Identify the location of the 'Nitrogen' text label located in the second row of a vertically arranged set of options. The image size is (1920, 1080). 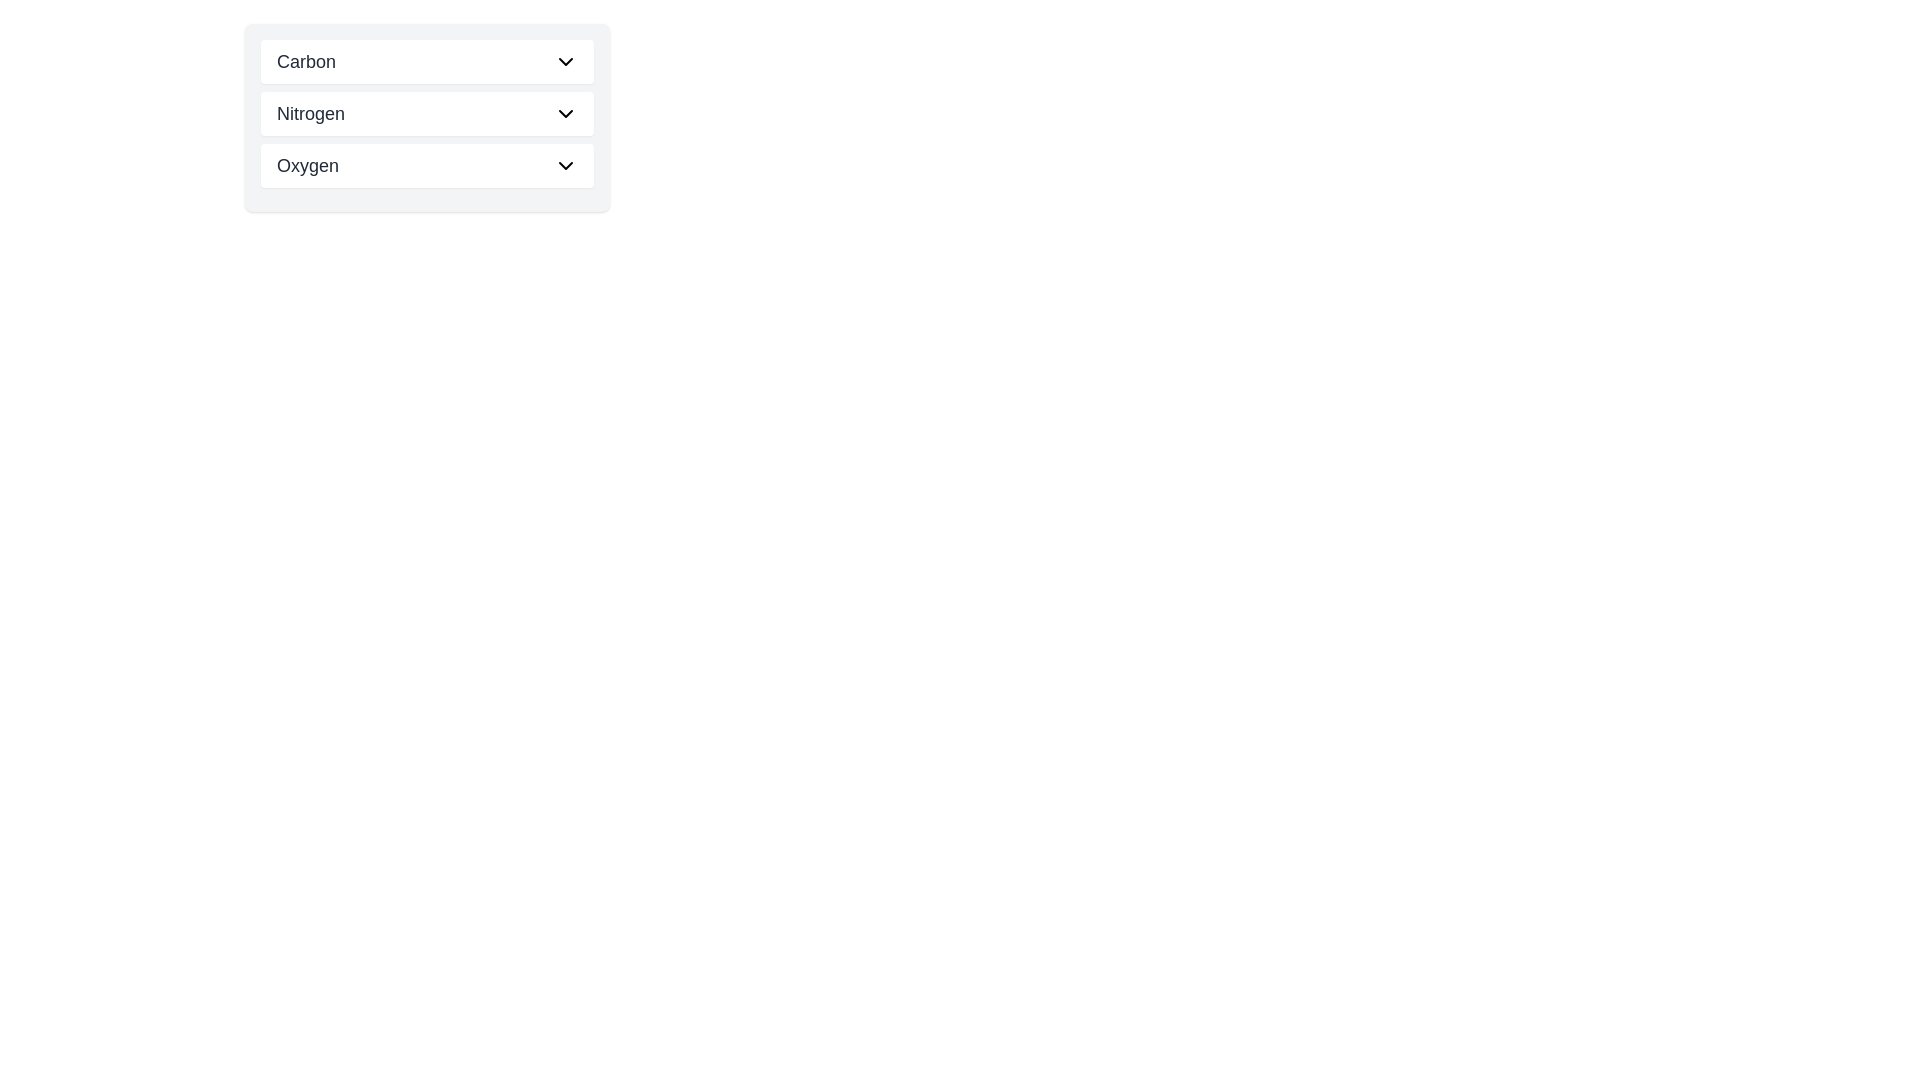
(310, 114).